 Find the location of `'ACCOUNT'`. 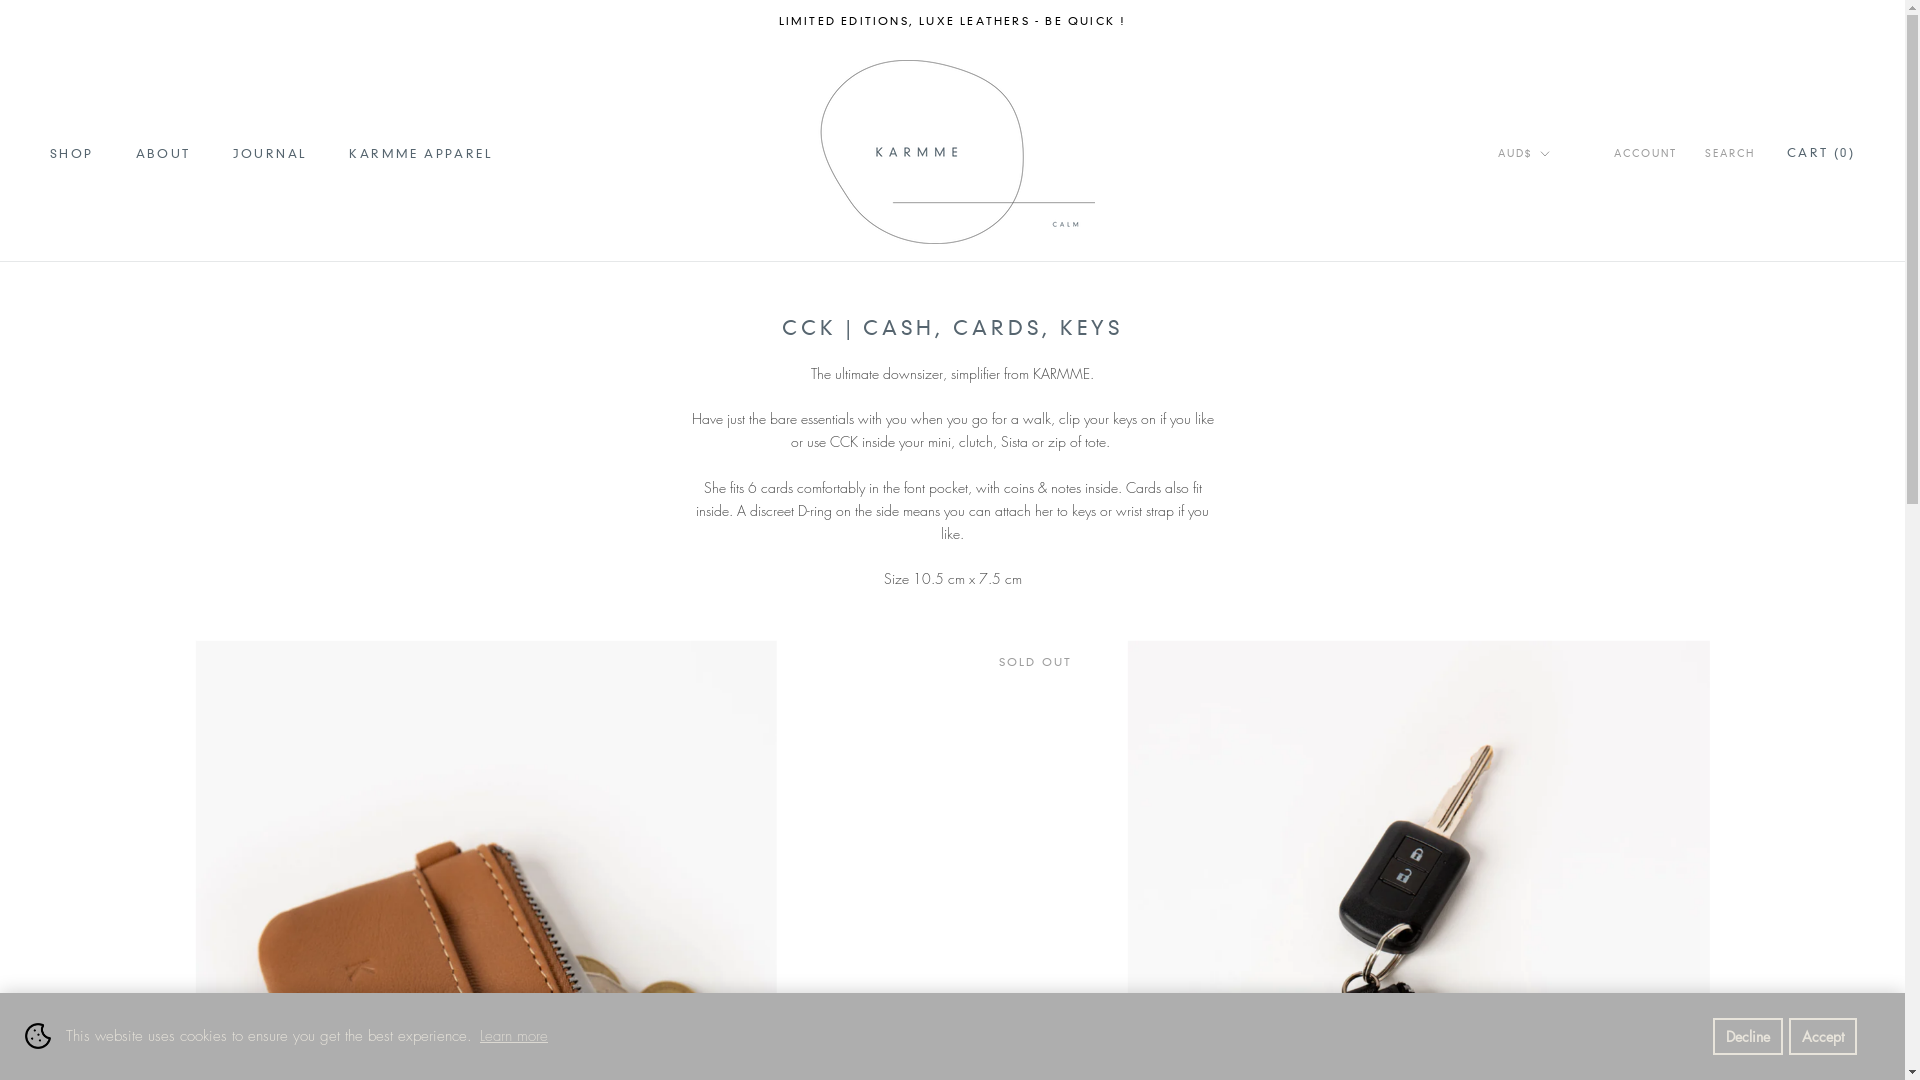

'ACCOUNT' is located at coordinates (1645, 153).